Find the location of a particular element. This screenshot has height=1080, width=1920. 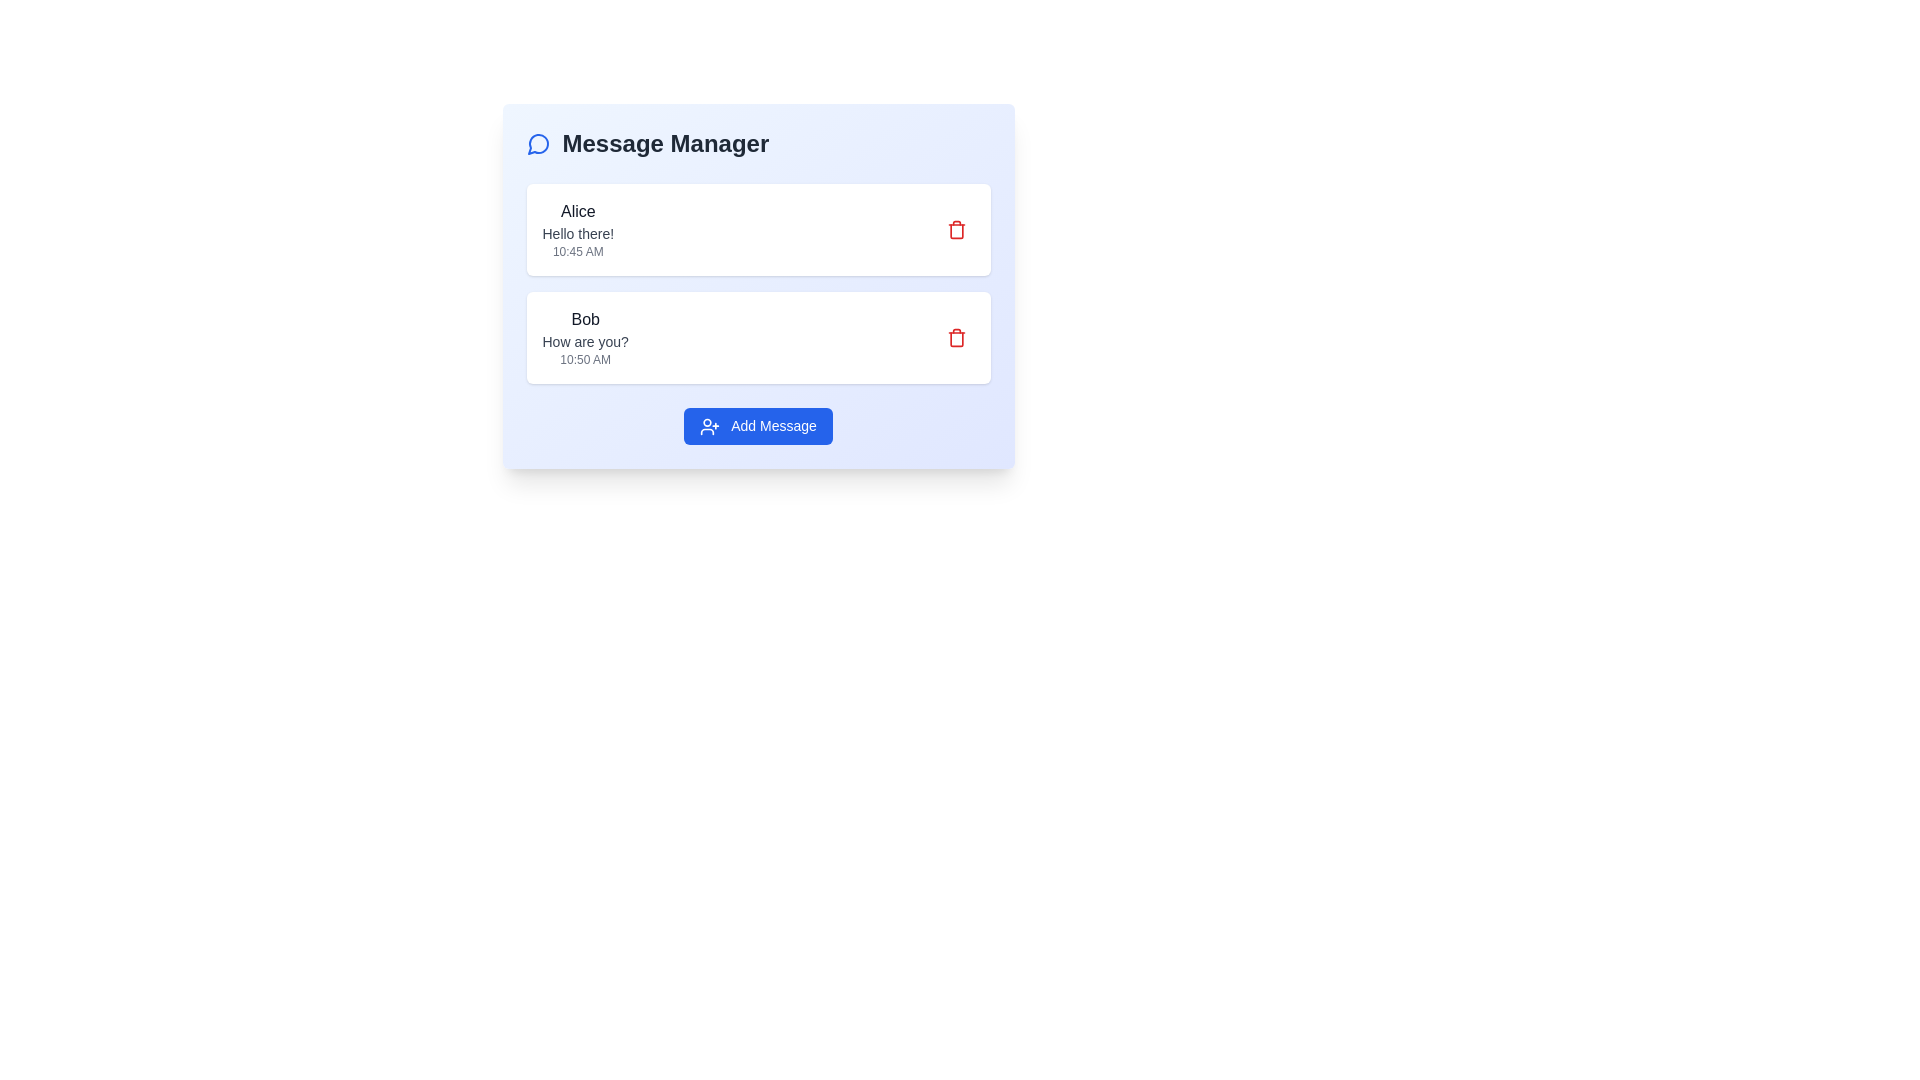

timestamp displayed as '10:50 AM' in a small-sized light gray font located beneath the message text and username 'Bob' in the message interface is located at coordinates (584, 358).